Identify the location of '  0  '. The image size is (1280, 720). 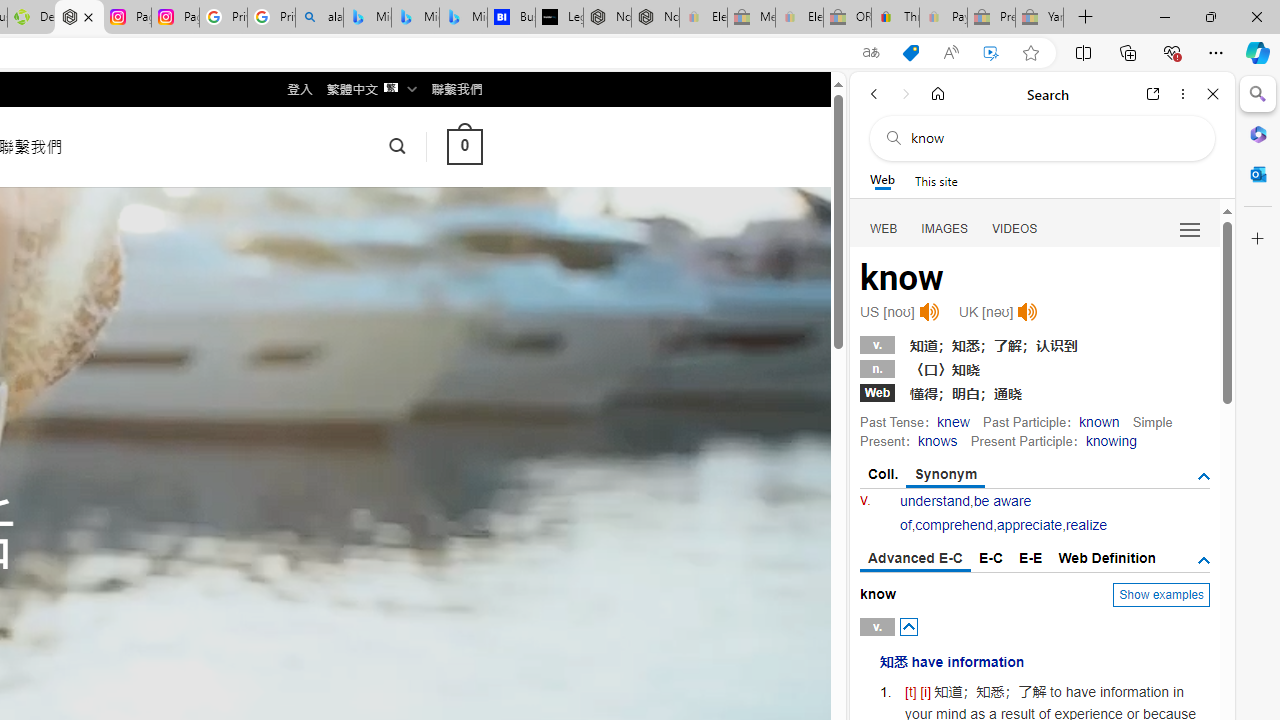
(463, 145).